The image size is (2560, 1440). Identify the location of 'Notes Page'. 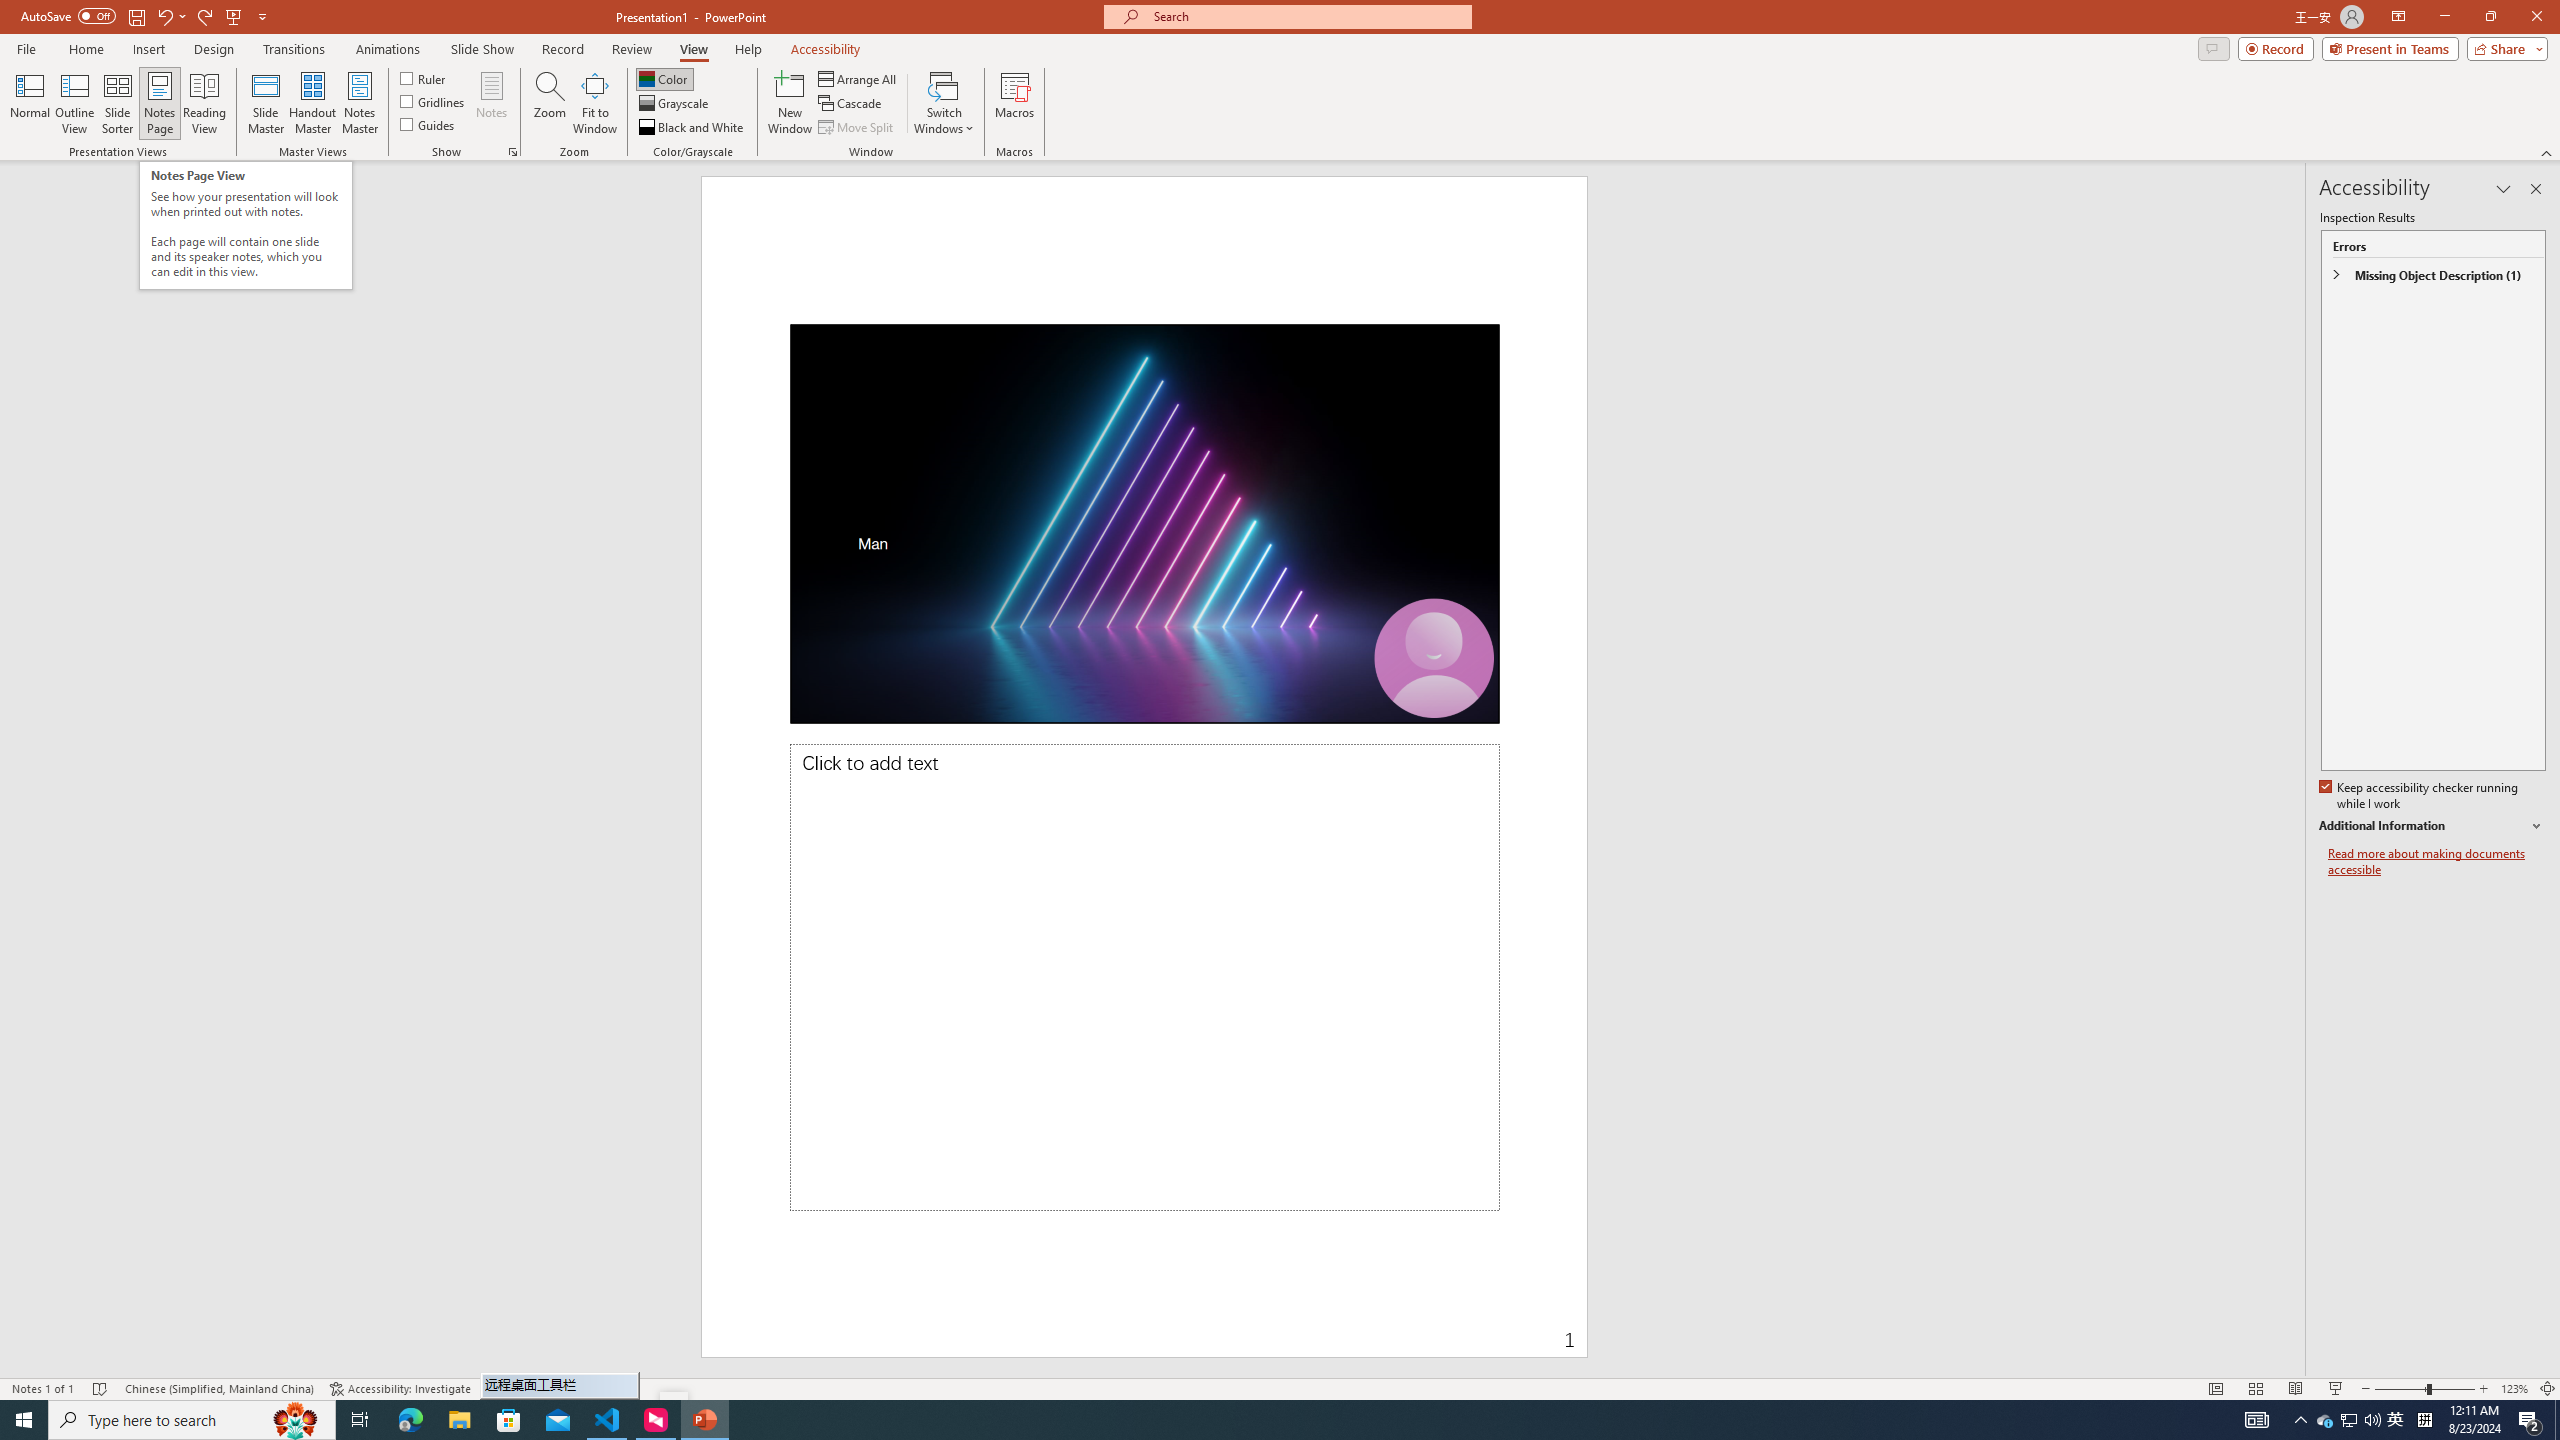
(159, 103).